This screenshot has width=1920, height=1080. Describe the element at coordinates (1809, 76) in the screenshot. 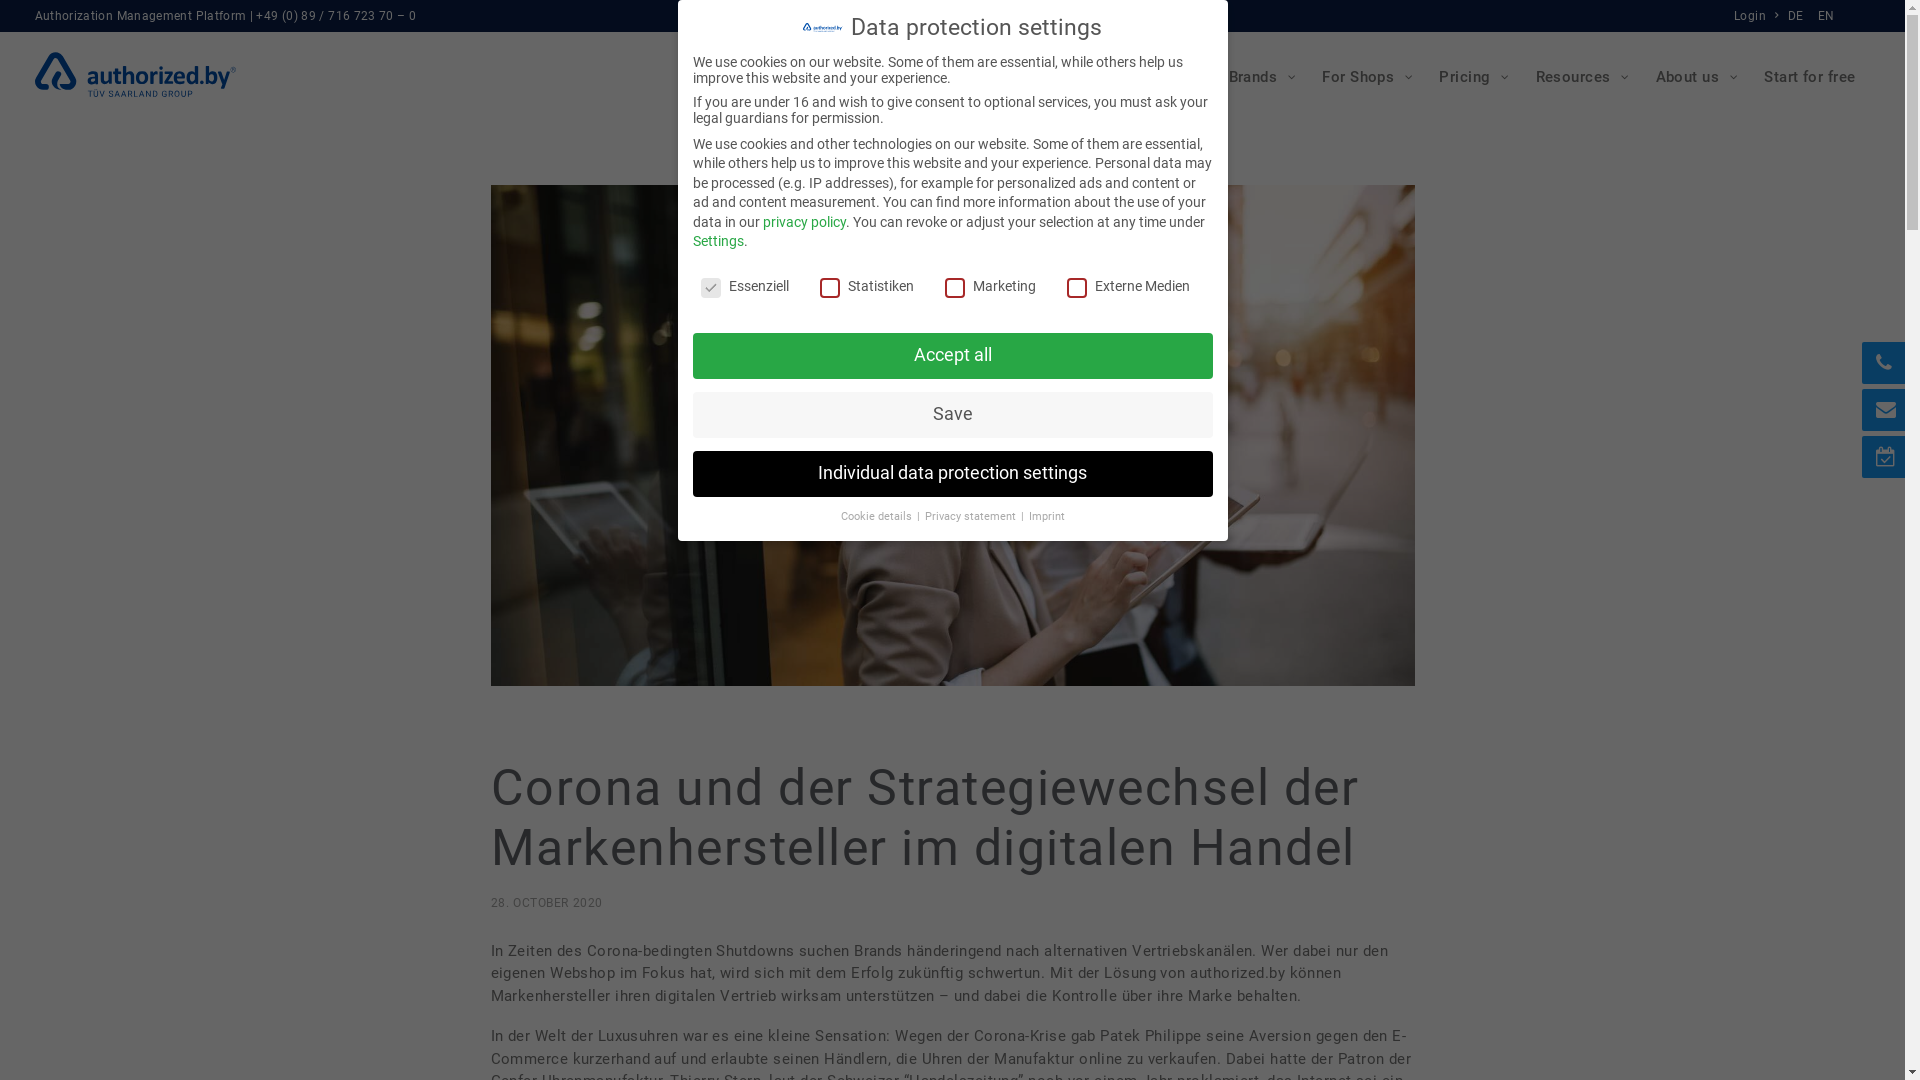

I see `'Start for free'` at that location.